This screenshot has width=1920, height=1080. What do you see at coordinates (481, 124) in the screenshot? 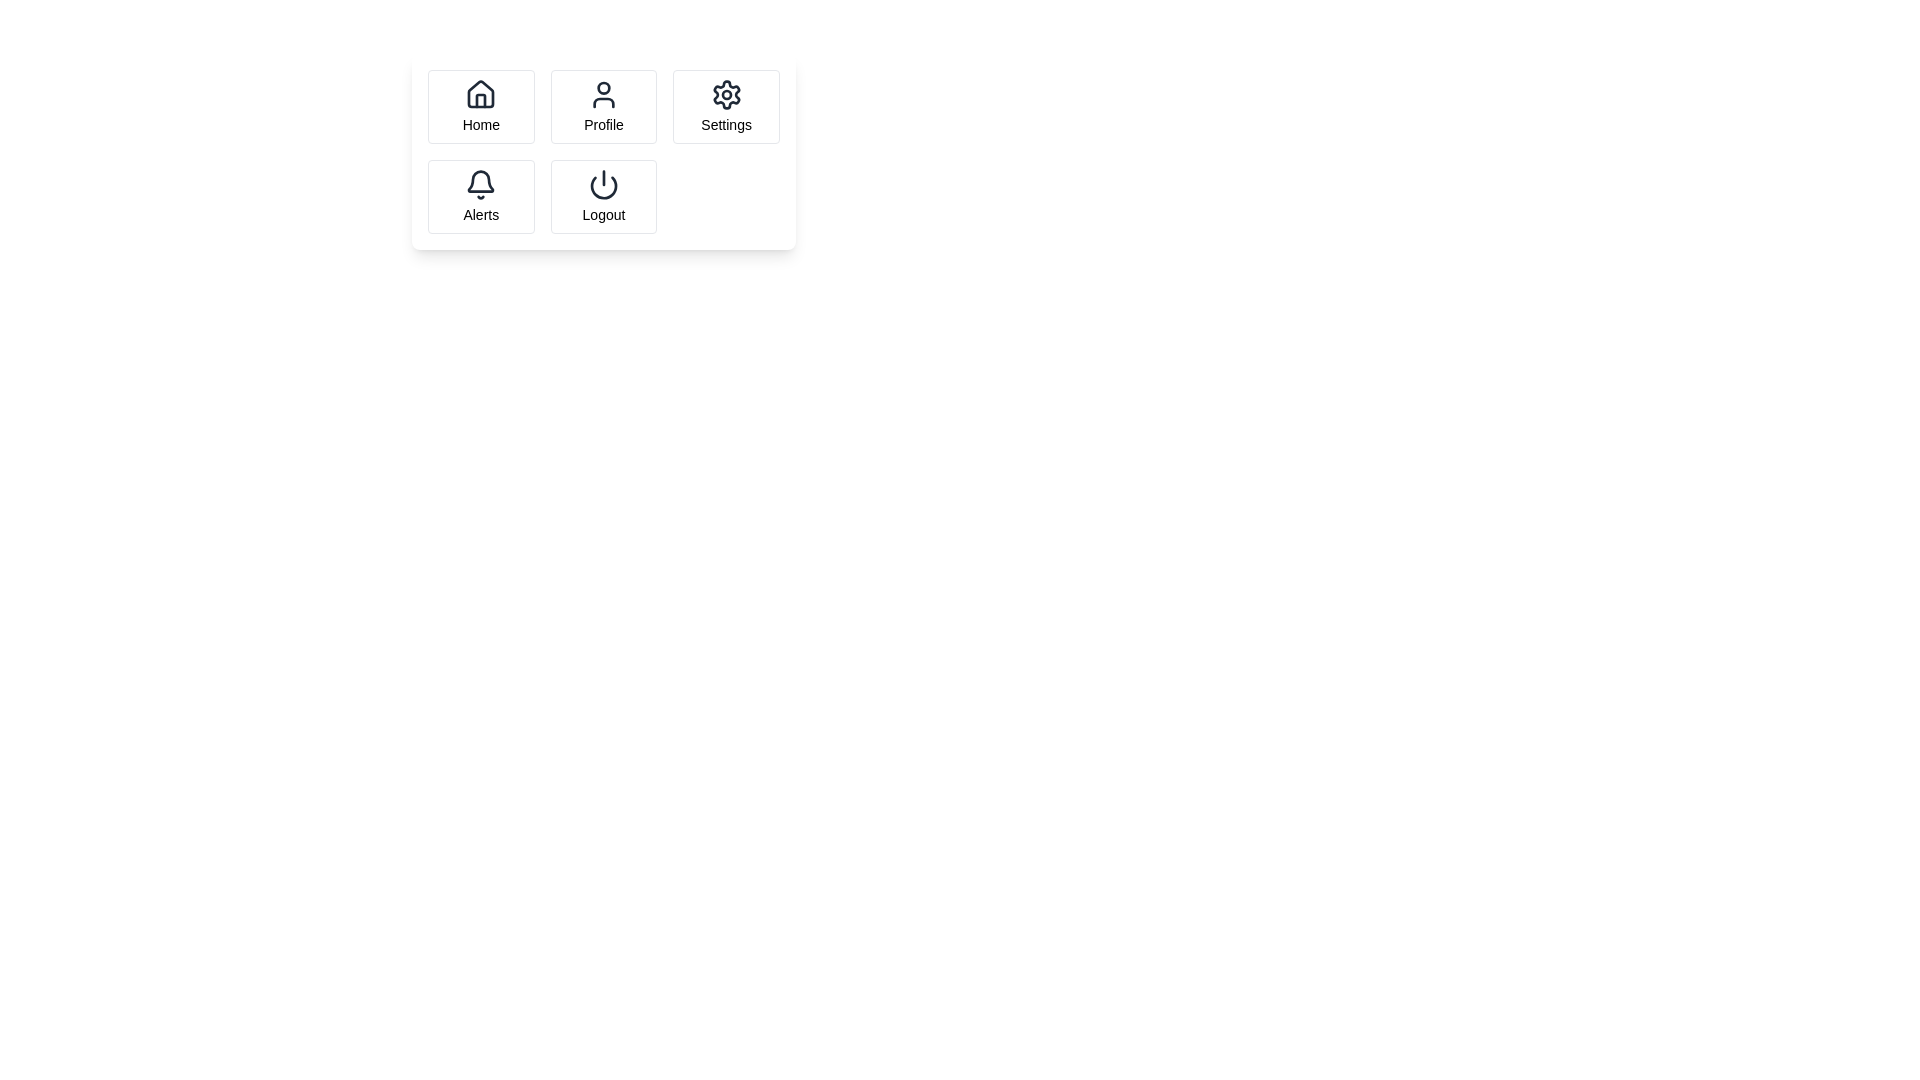
I see `the 'Home' text label, which indicates the functionality of the Home button and is positioned below the house icon, aligned with 'Profile' and 'Settings'` at bounding box center [481, 124].